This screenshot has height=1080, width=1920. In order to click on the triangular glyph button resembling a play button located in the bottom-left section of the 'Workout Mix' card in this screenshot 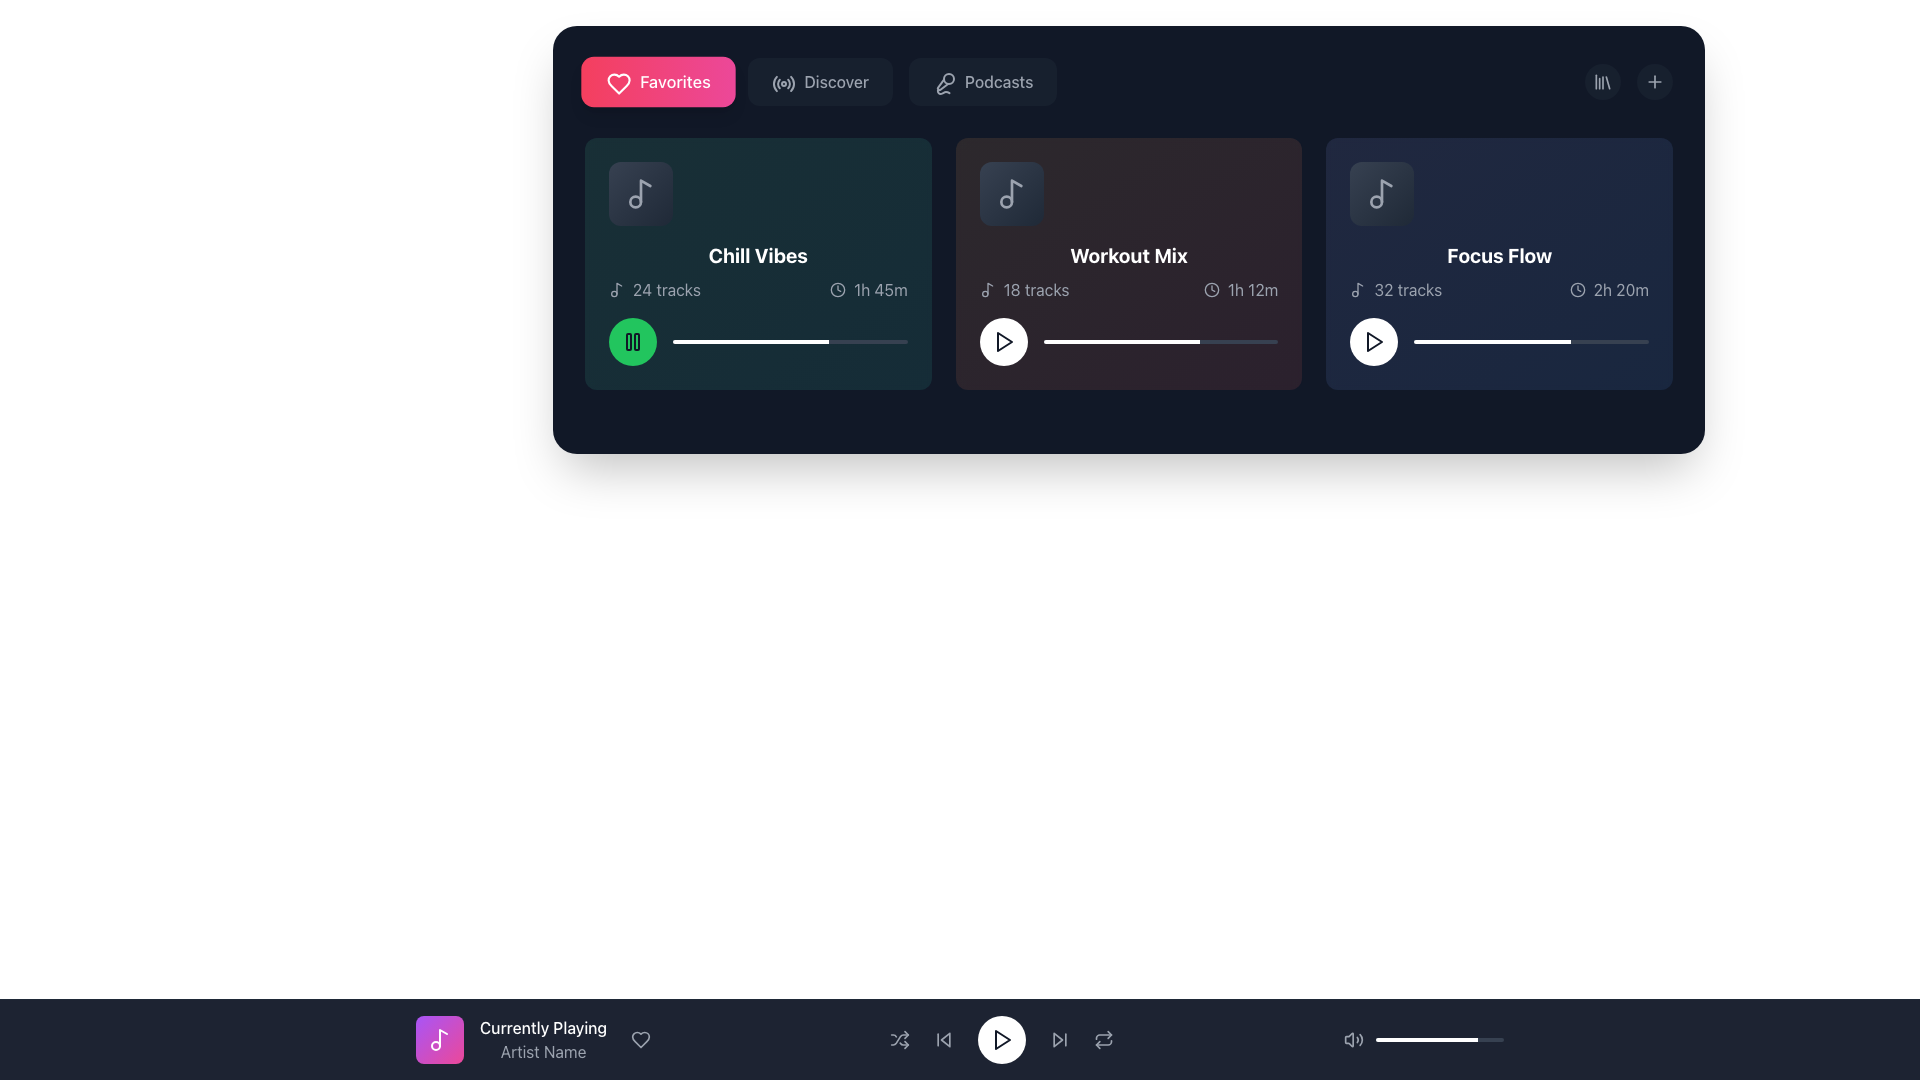, I will do `click(1004, 341)`.